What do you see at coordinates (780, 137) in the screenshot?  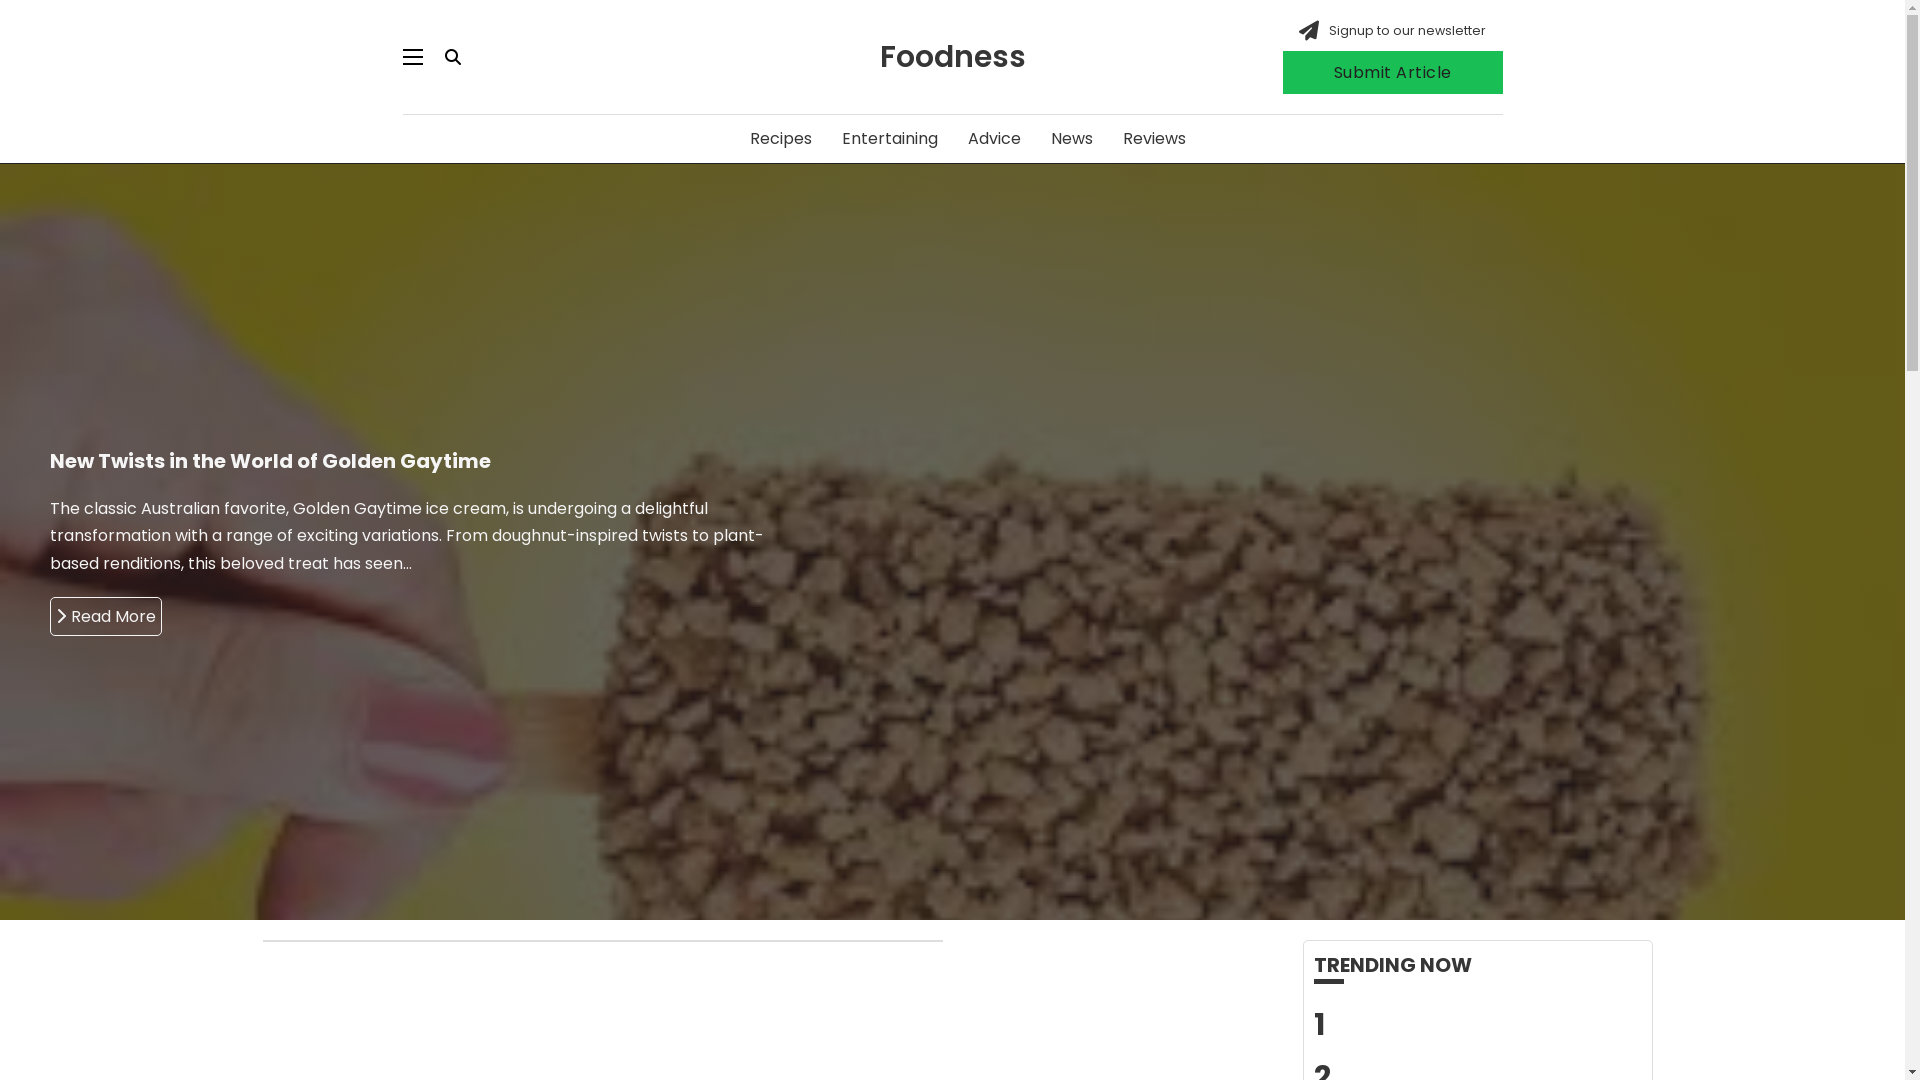 I see `'Recipes'` at bounding box center [780, 137].